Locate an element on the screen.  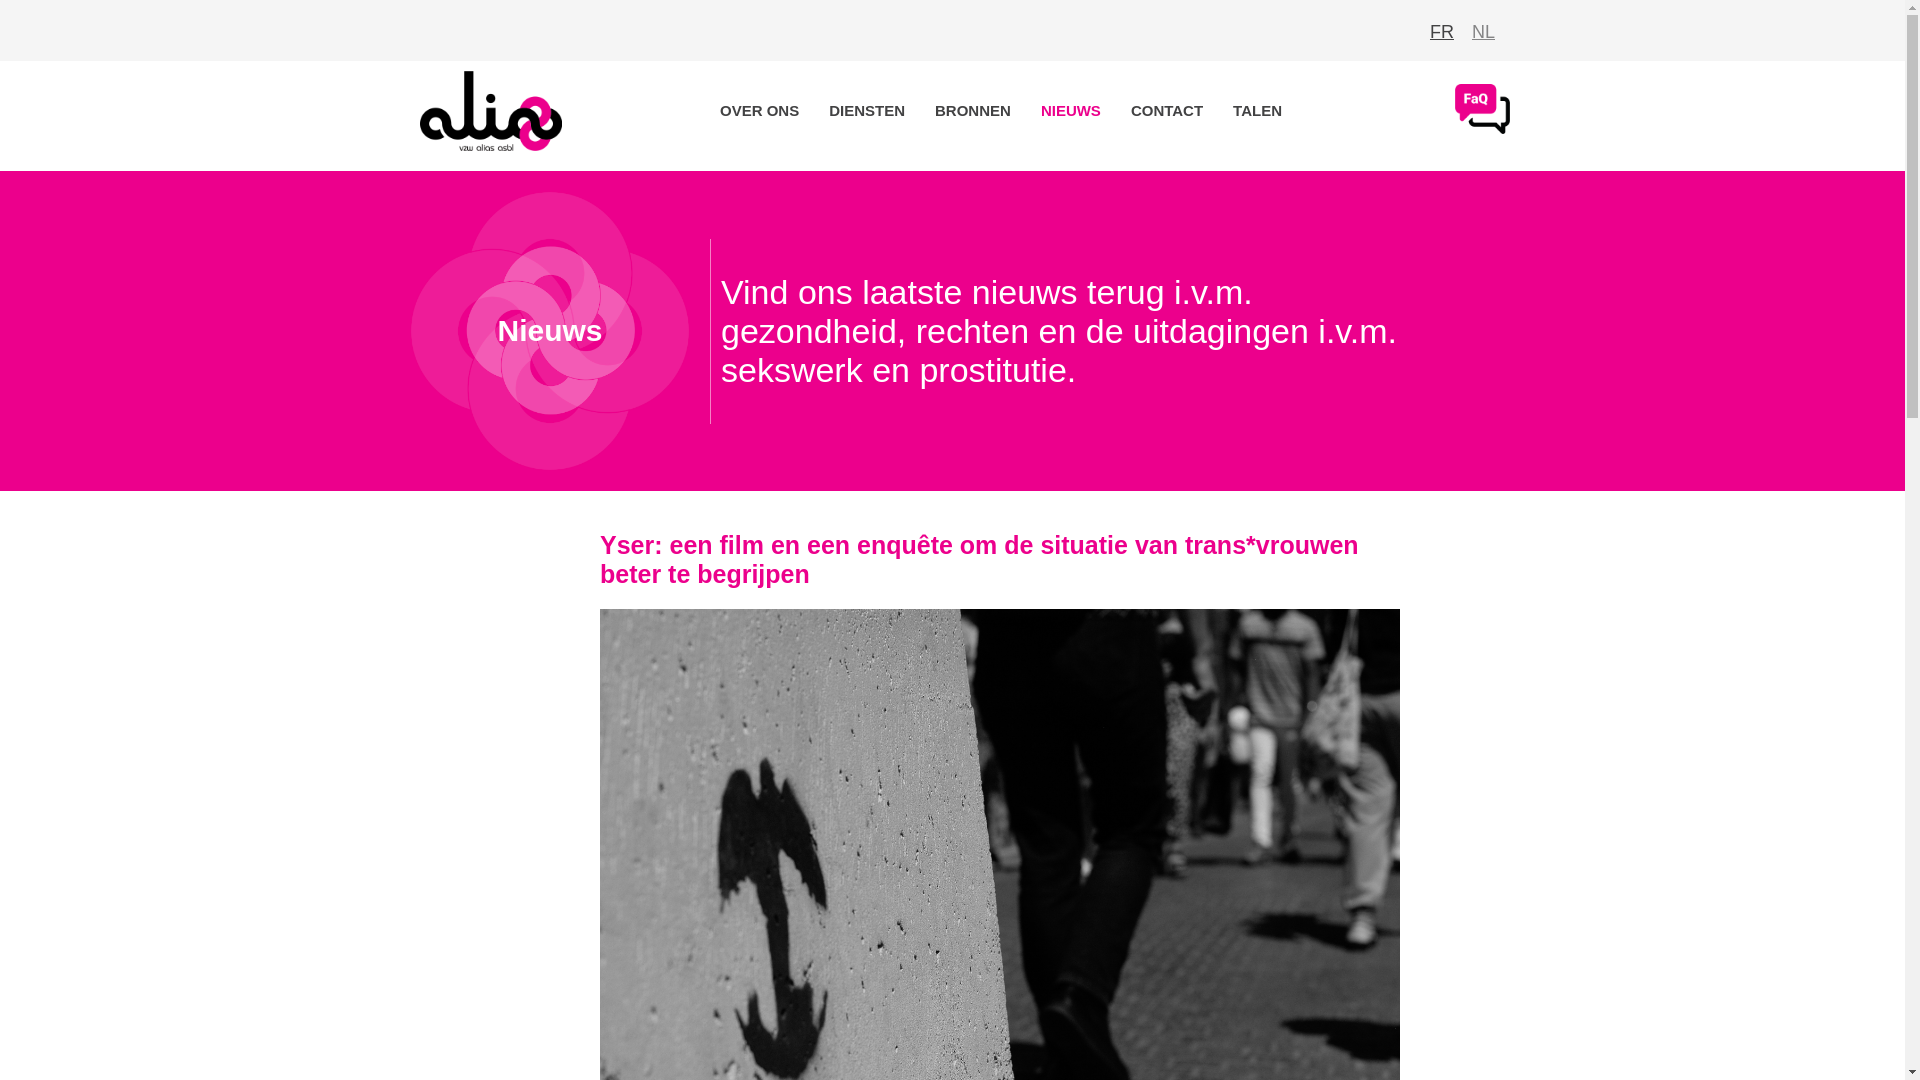
'FR' is located at coordinates (1441, 31).